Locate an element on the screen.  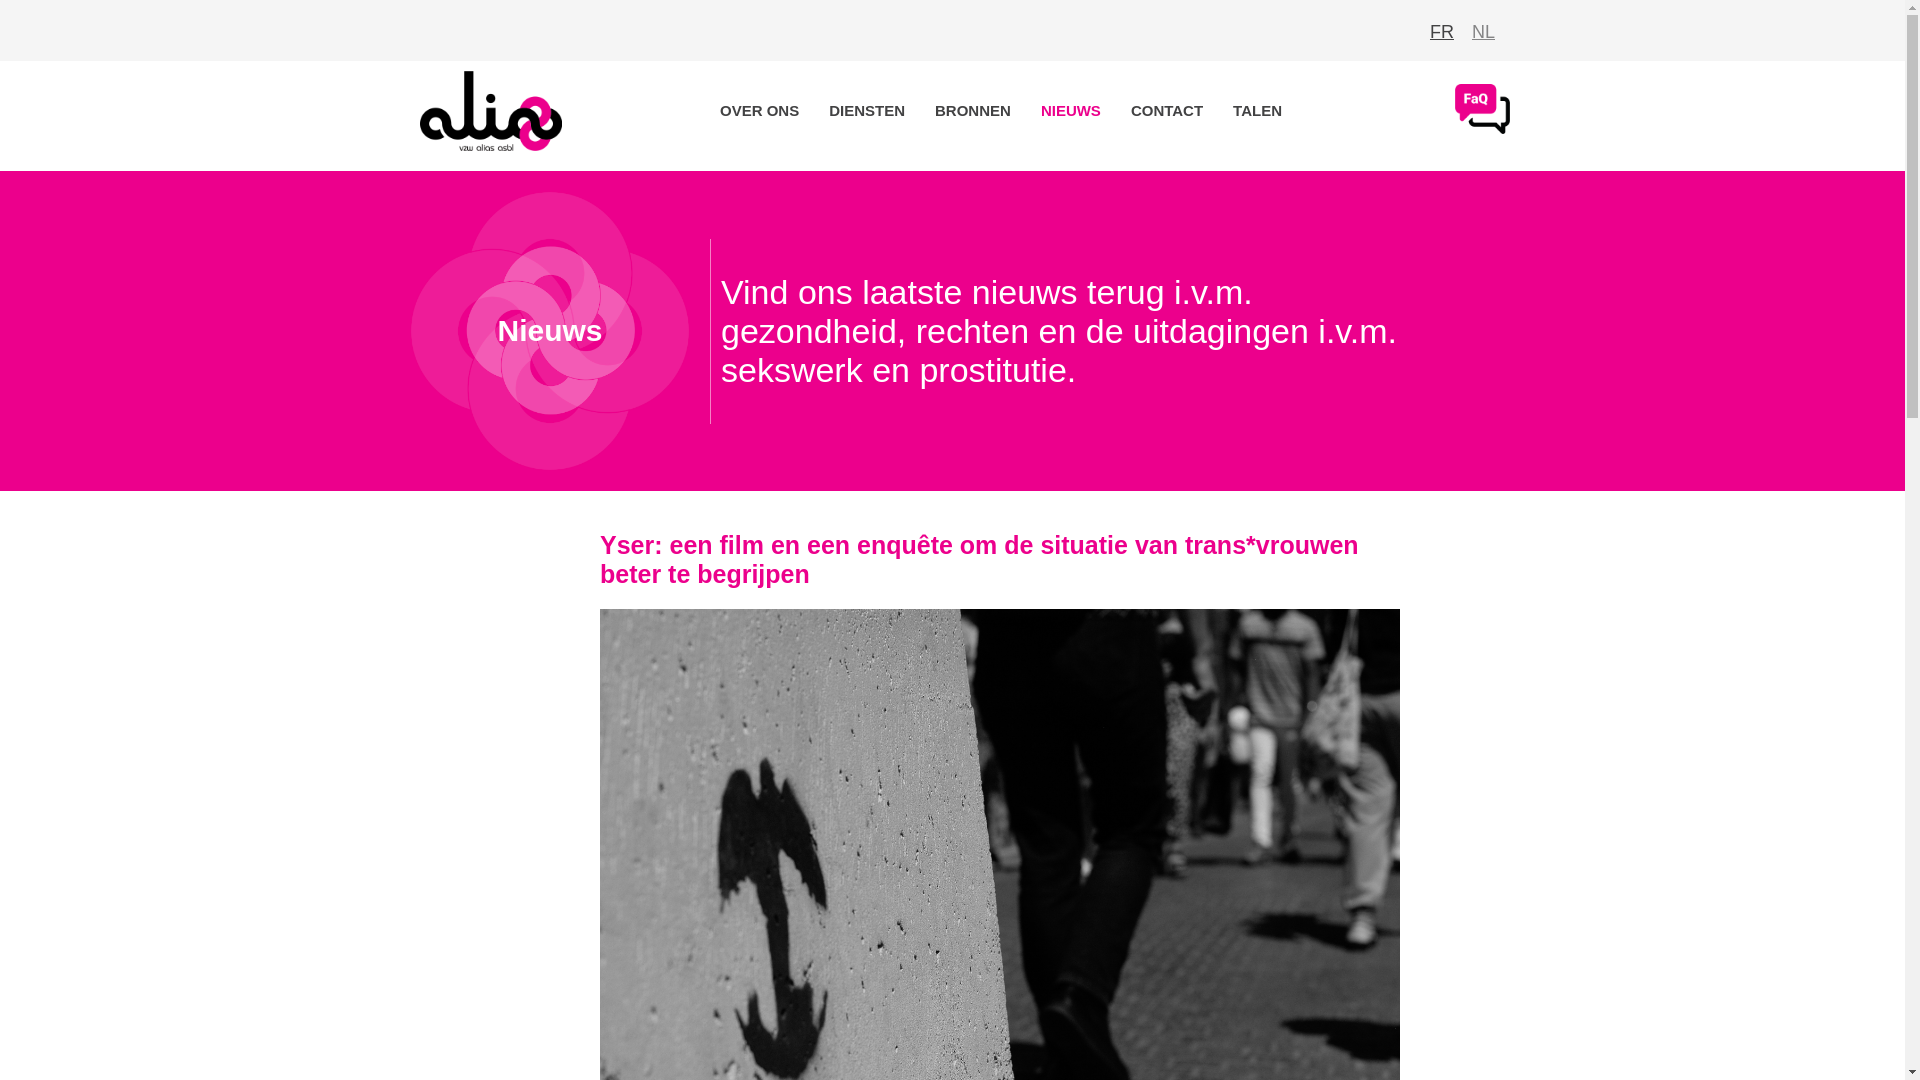
'FR' is located at coordinates (1441, 31).